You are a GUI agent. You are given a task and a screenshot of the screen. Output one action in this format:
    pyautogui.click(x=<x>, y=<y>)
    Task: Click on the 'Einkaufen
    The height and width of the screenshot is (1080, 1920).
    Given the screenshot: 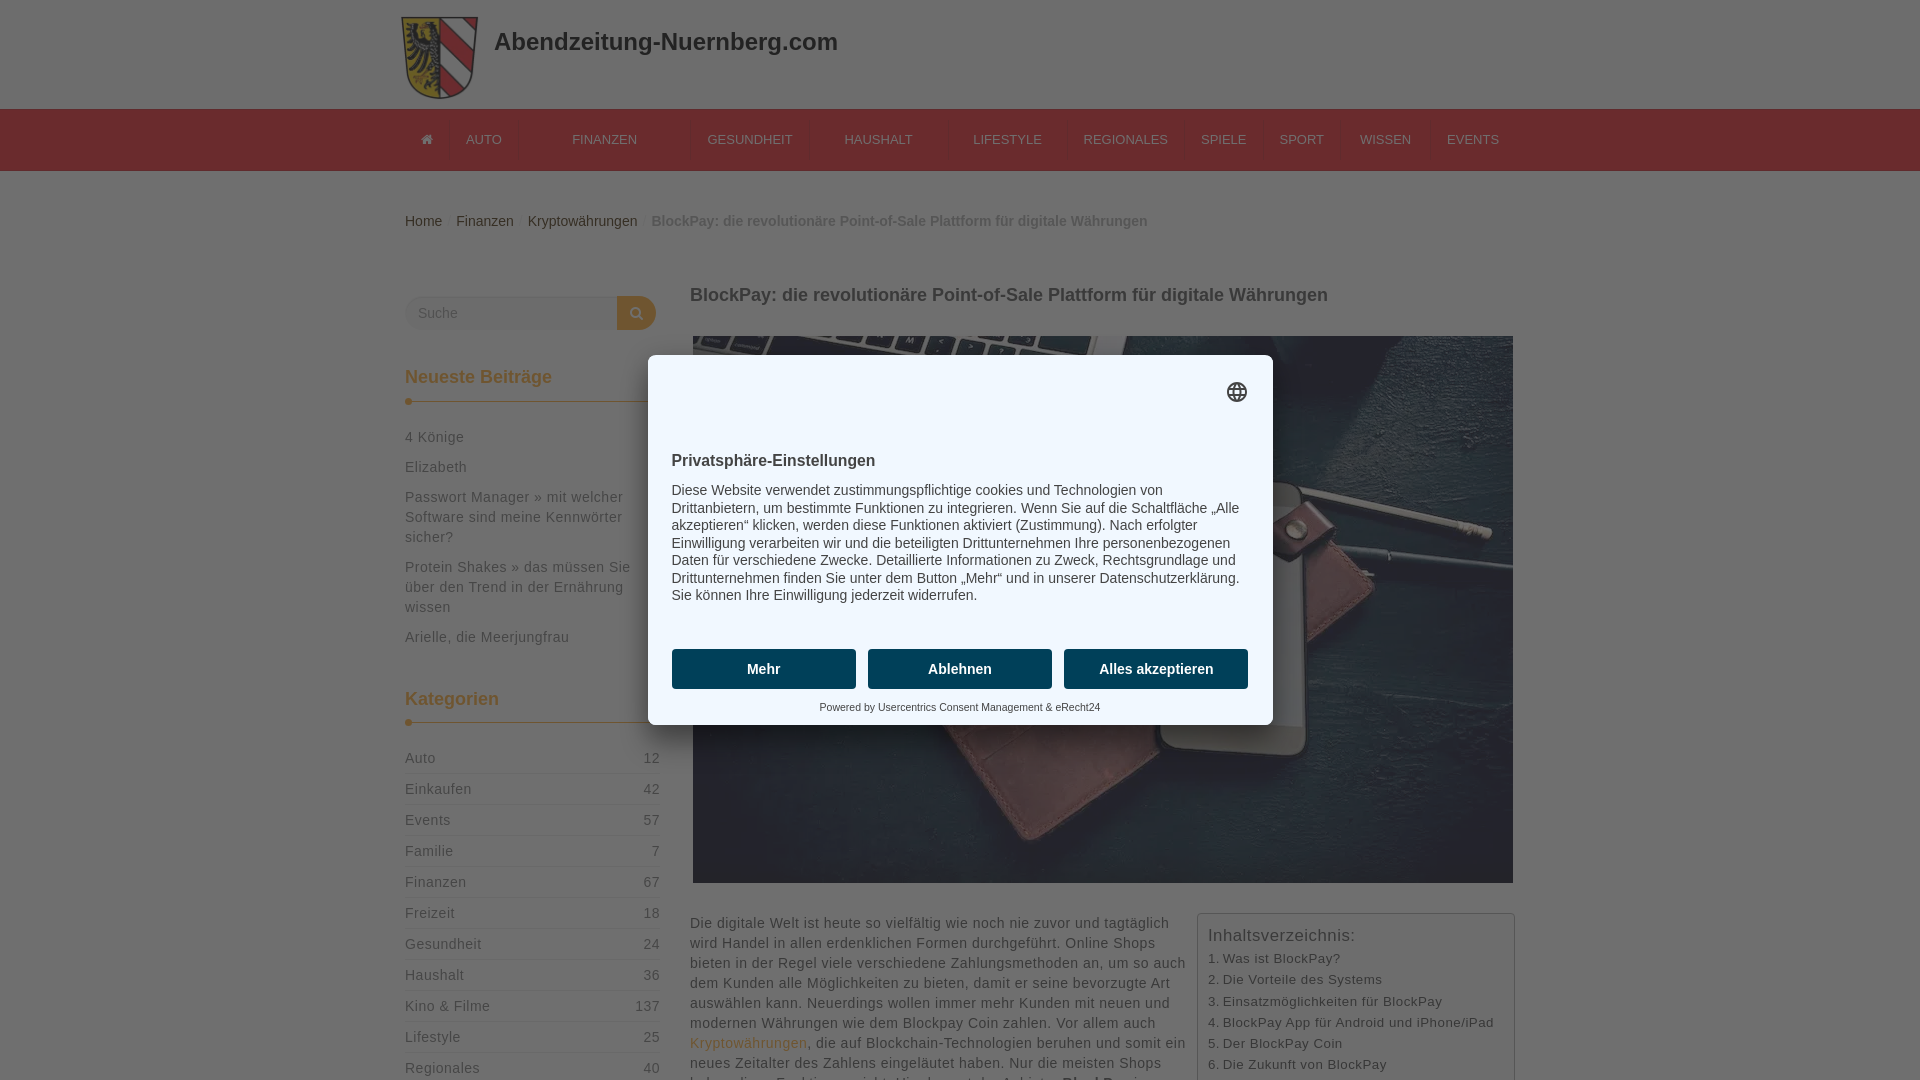 What is the action you would take?
    pyautogui.click(x=437, y=788)
    